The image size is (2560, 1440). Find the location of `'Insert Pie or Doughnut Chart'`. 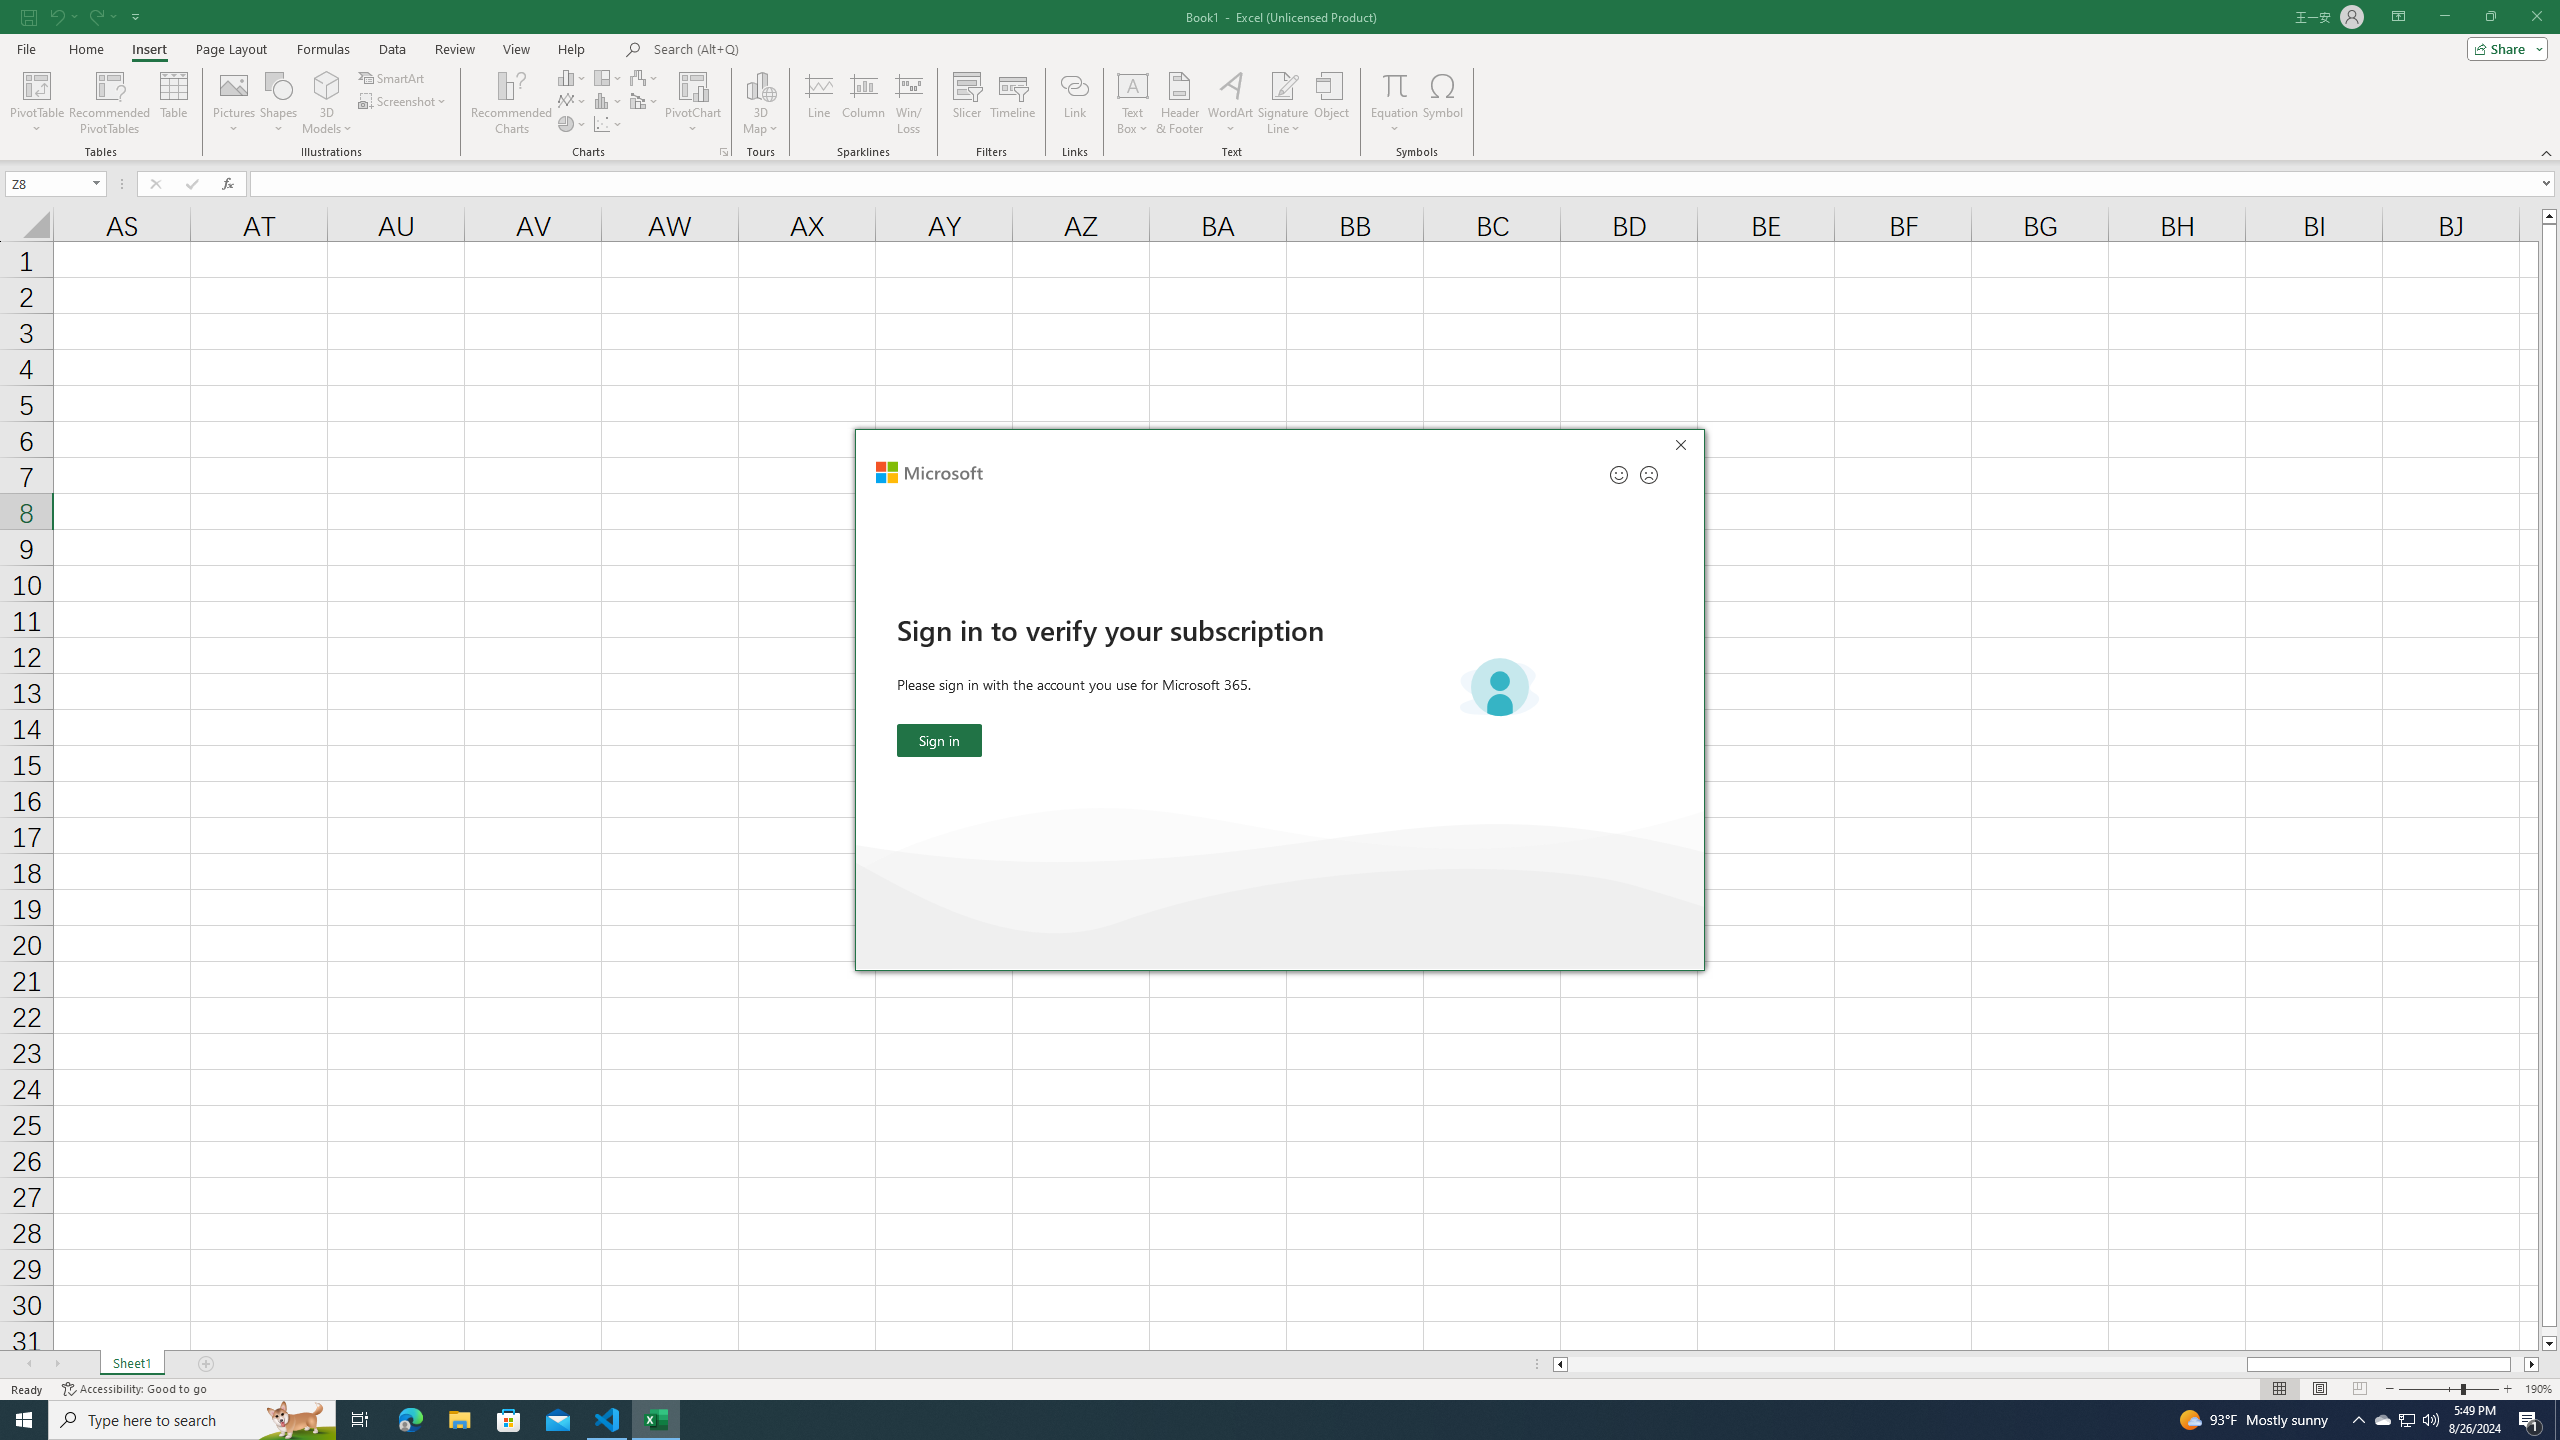

'Insert Pie or Doughnut Chart' is located at coordinates (572, 122).